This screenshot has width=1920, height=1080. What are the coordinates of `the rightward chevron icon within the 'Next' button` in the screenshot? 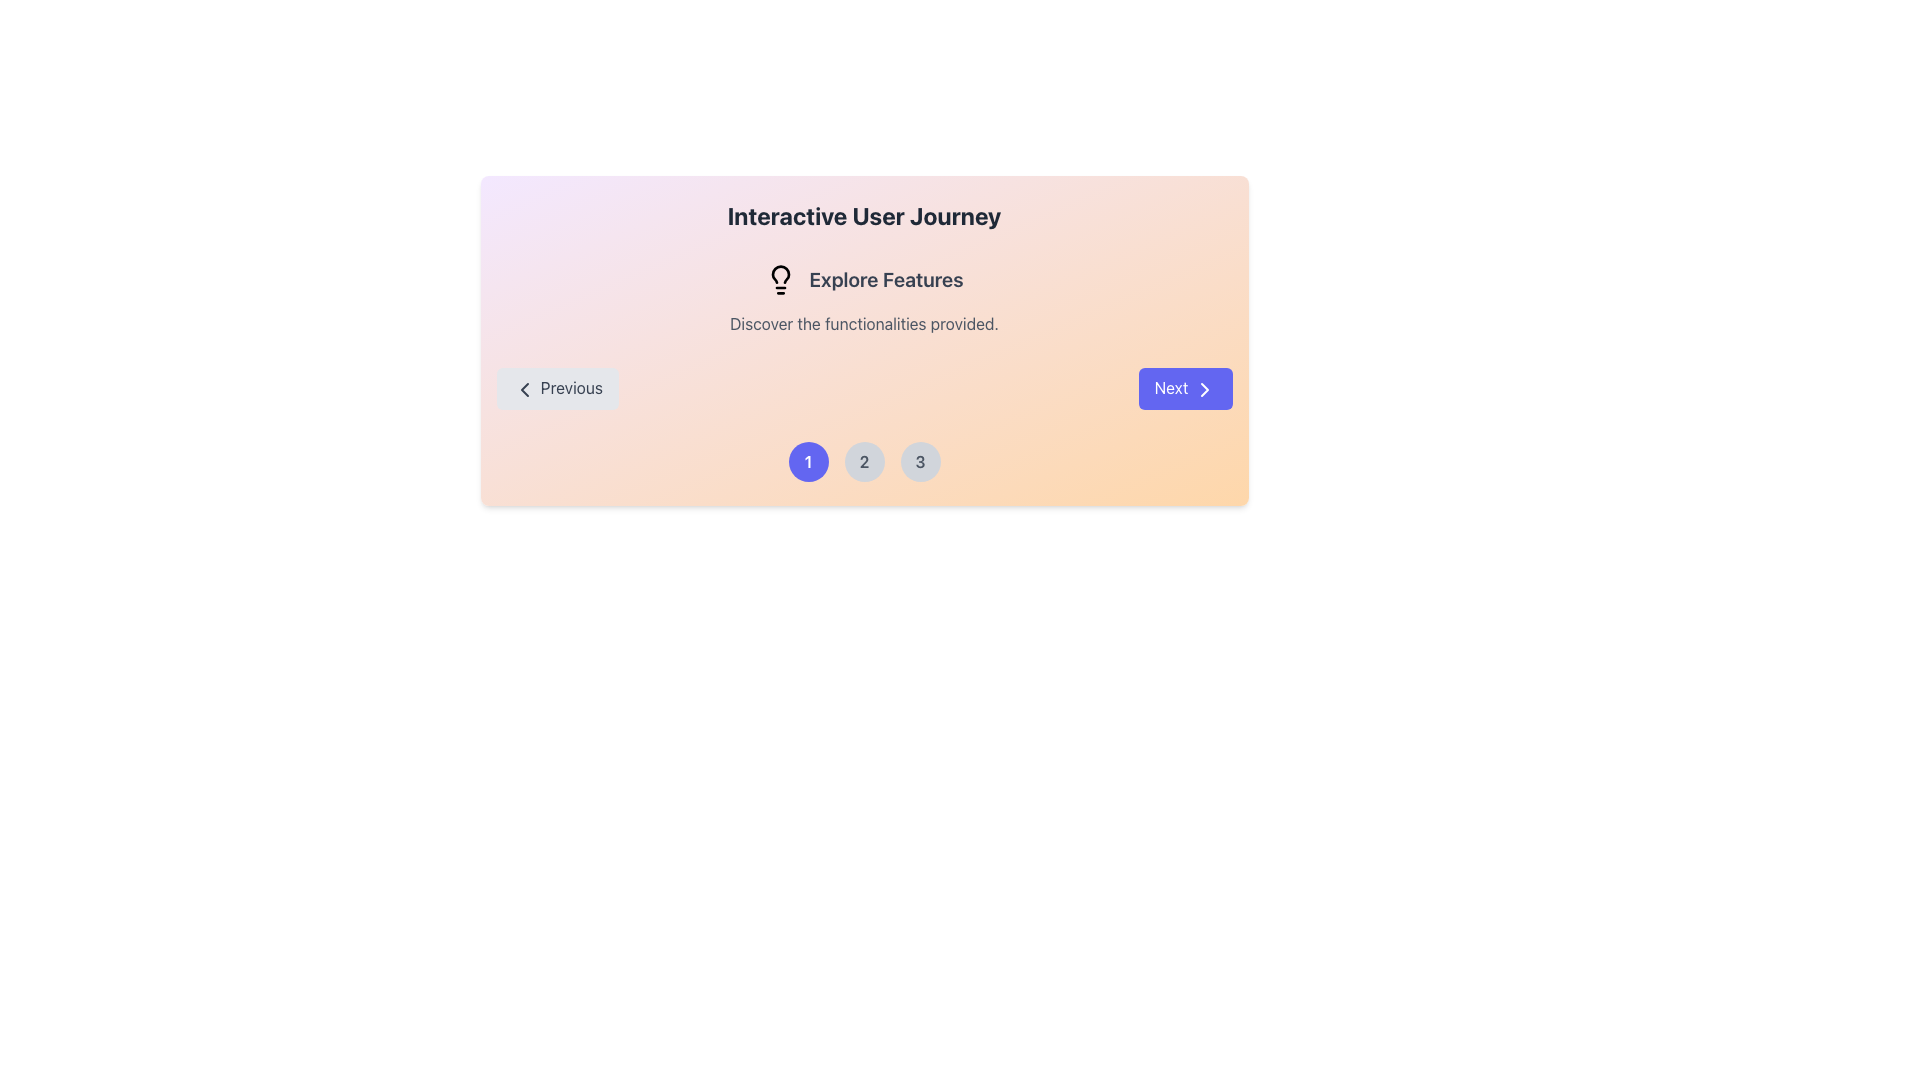 It's located at (1203, 389).